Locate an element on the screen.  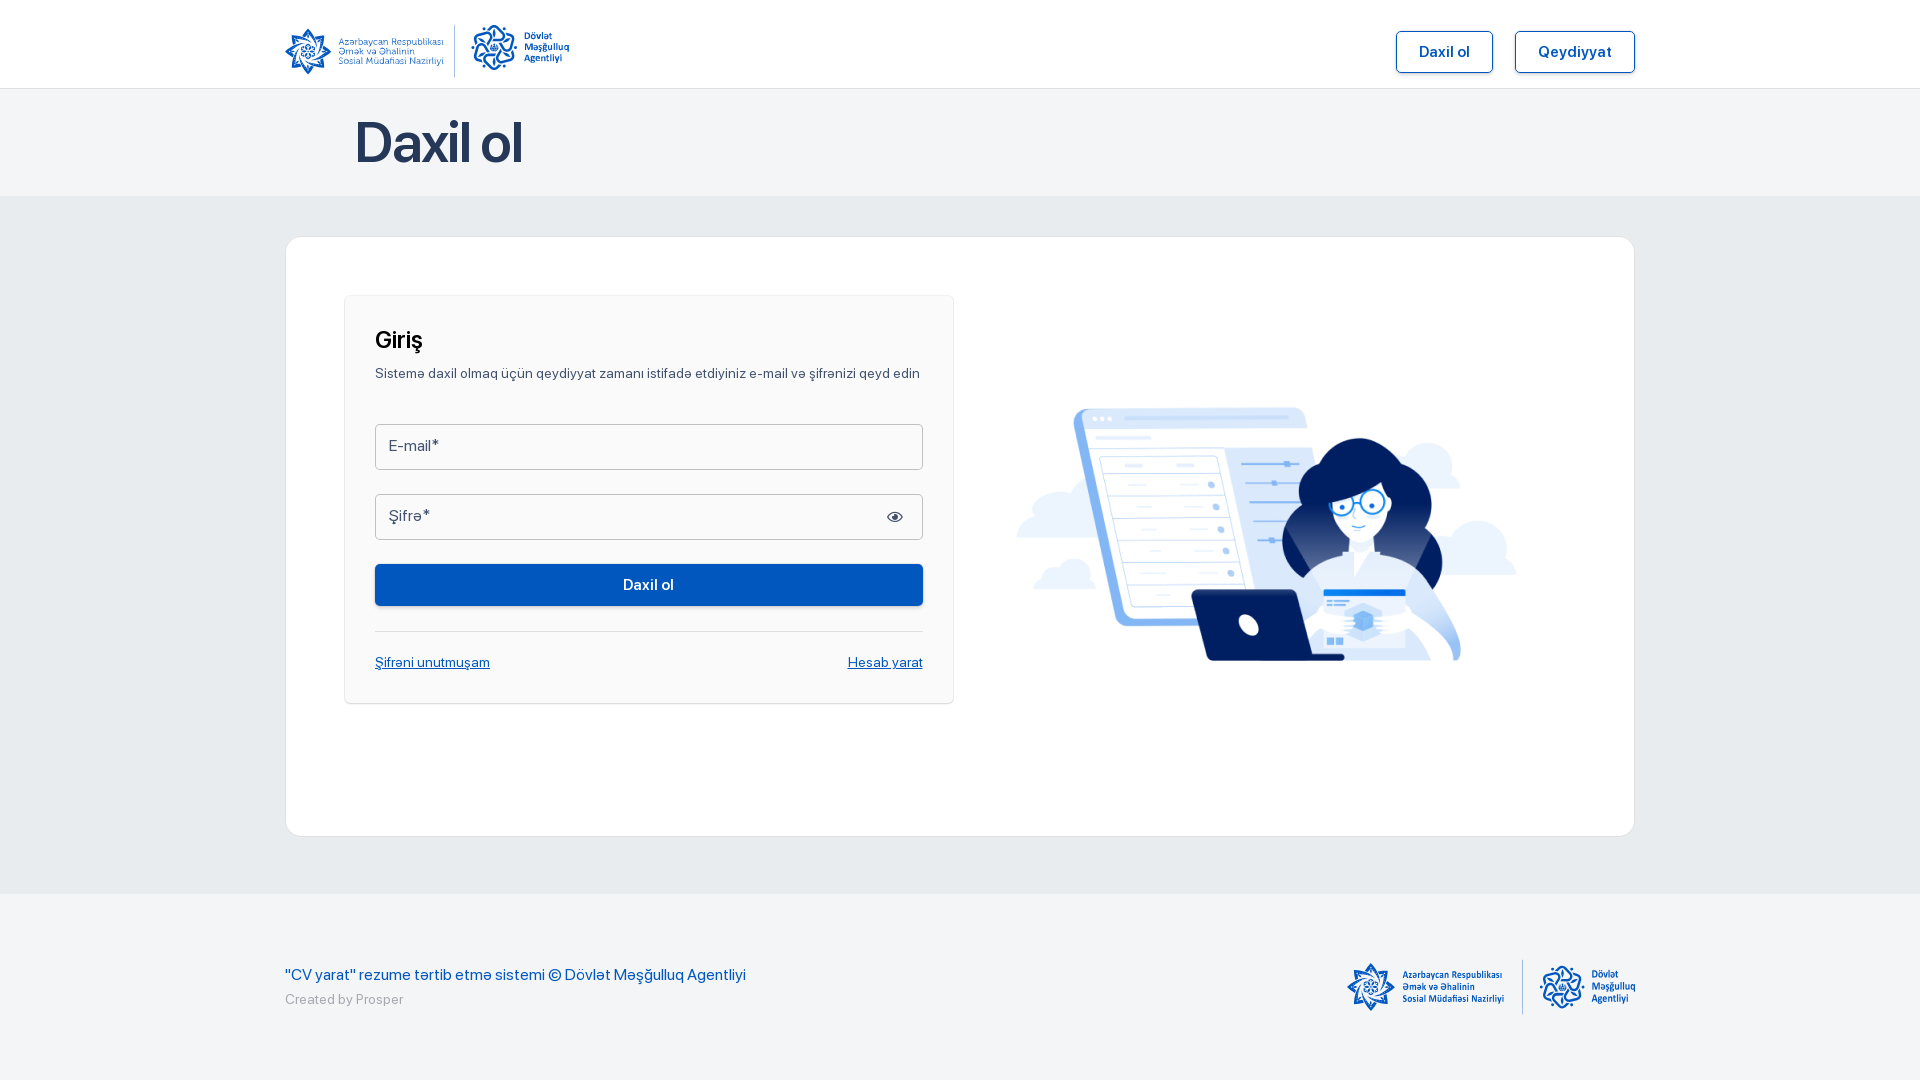
'Created by Prosper' is located at coordinates (344, 999).